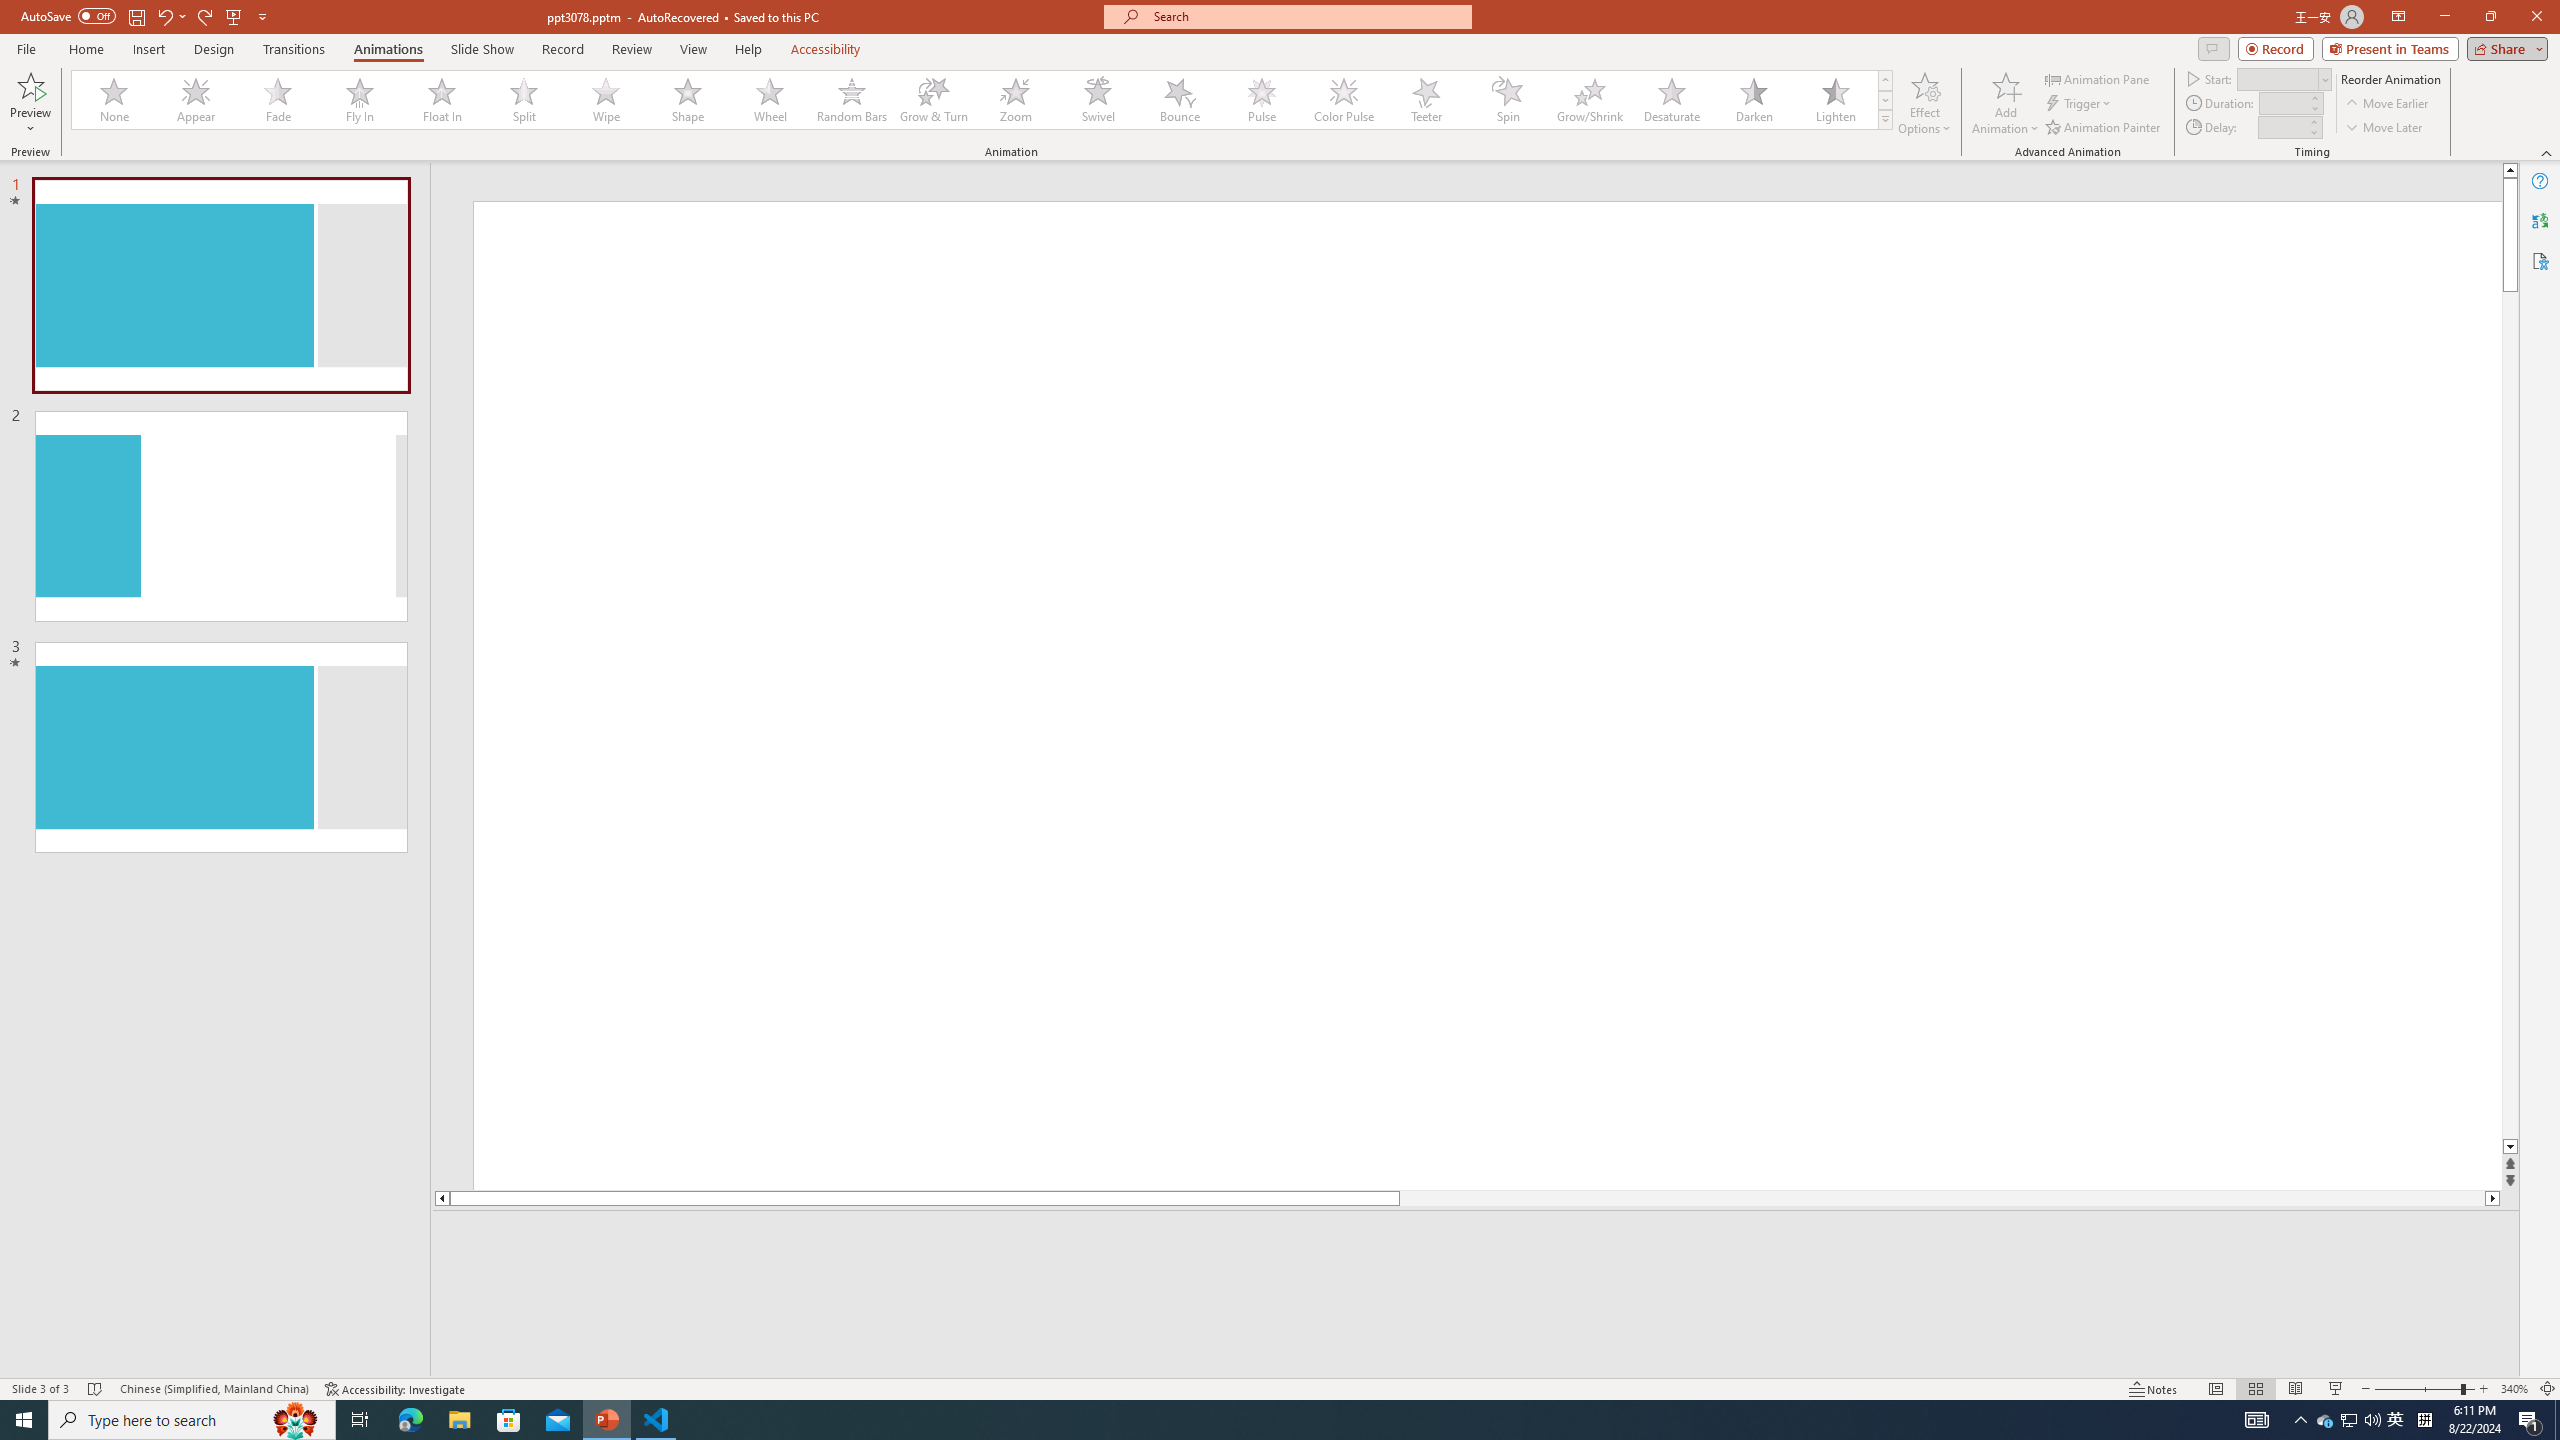 The height and width of the screenshot is (1440, 2560). I want to click on 'Lighten', so click(1834, 99).